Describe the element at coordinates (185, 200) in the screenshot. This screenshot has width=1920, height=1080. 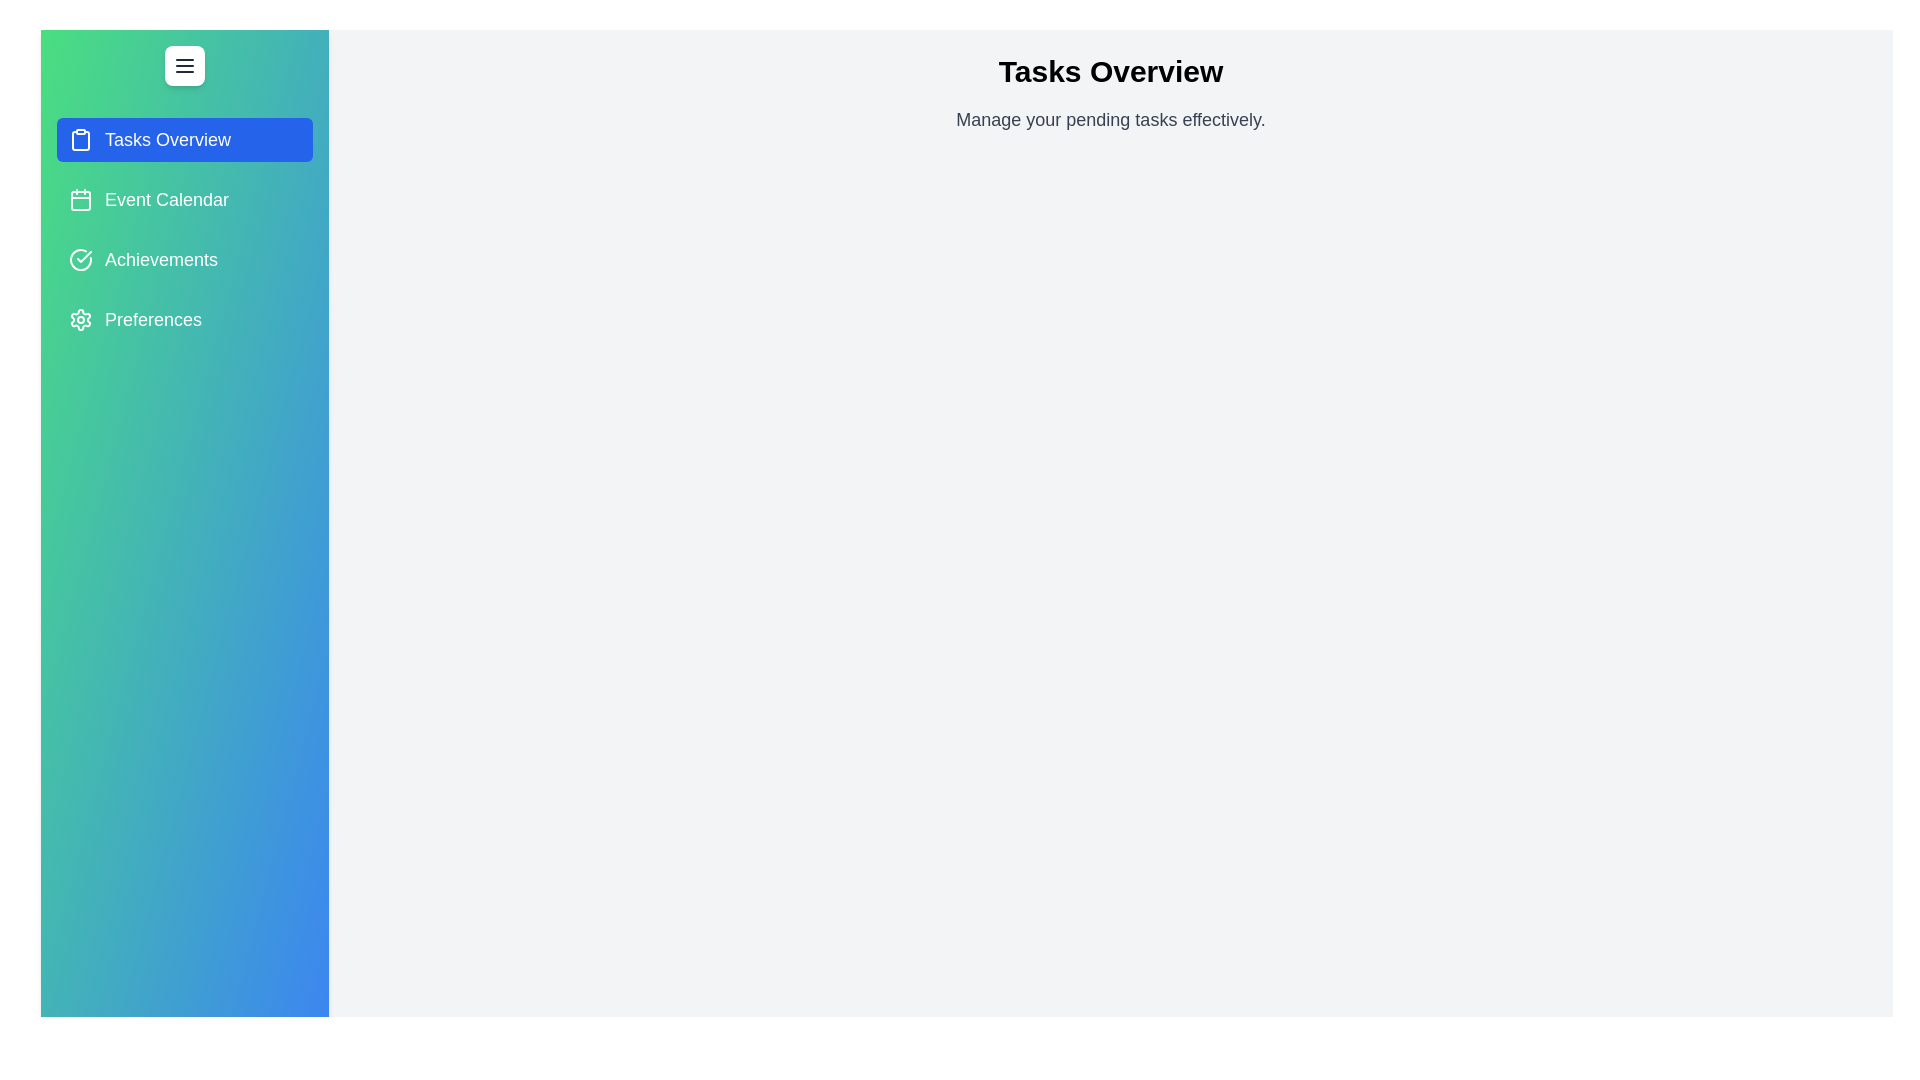
I see `the tab named Event Calendar from the drawer menu` at that location.